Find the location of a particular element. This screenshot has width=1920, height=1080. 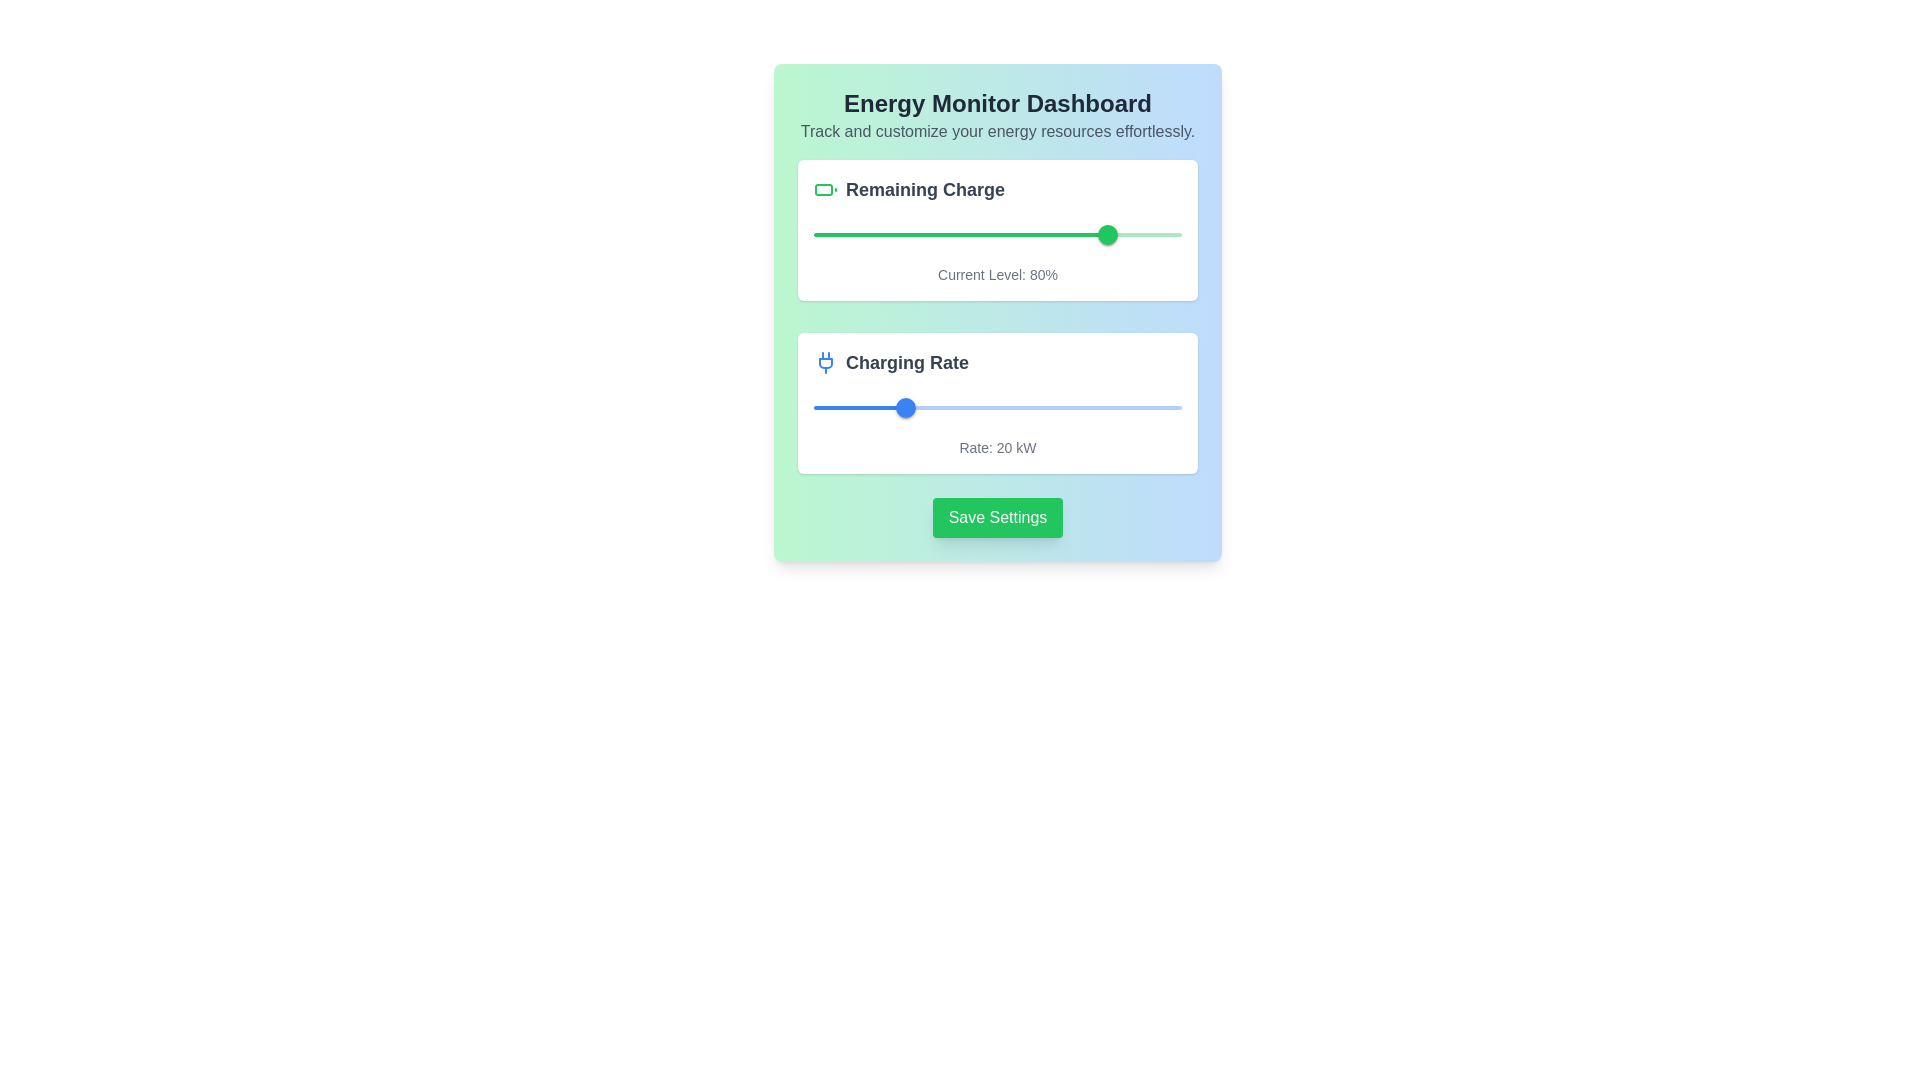

the slider is located at coordinates (912, 407).